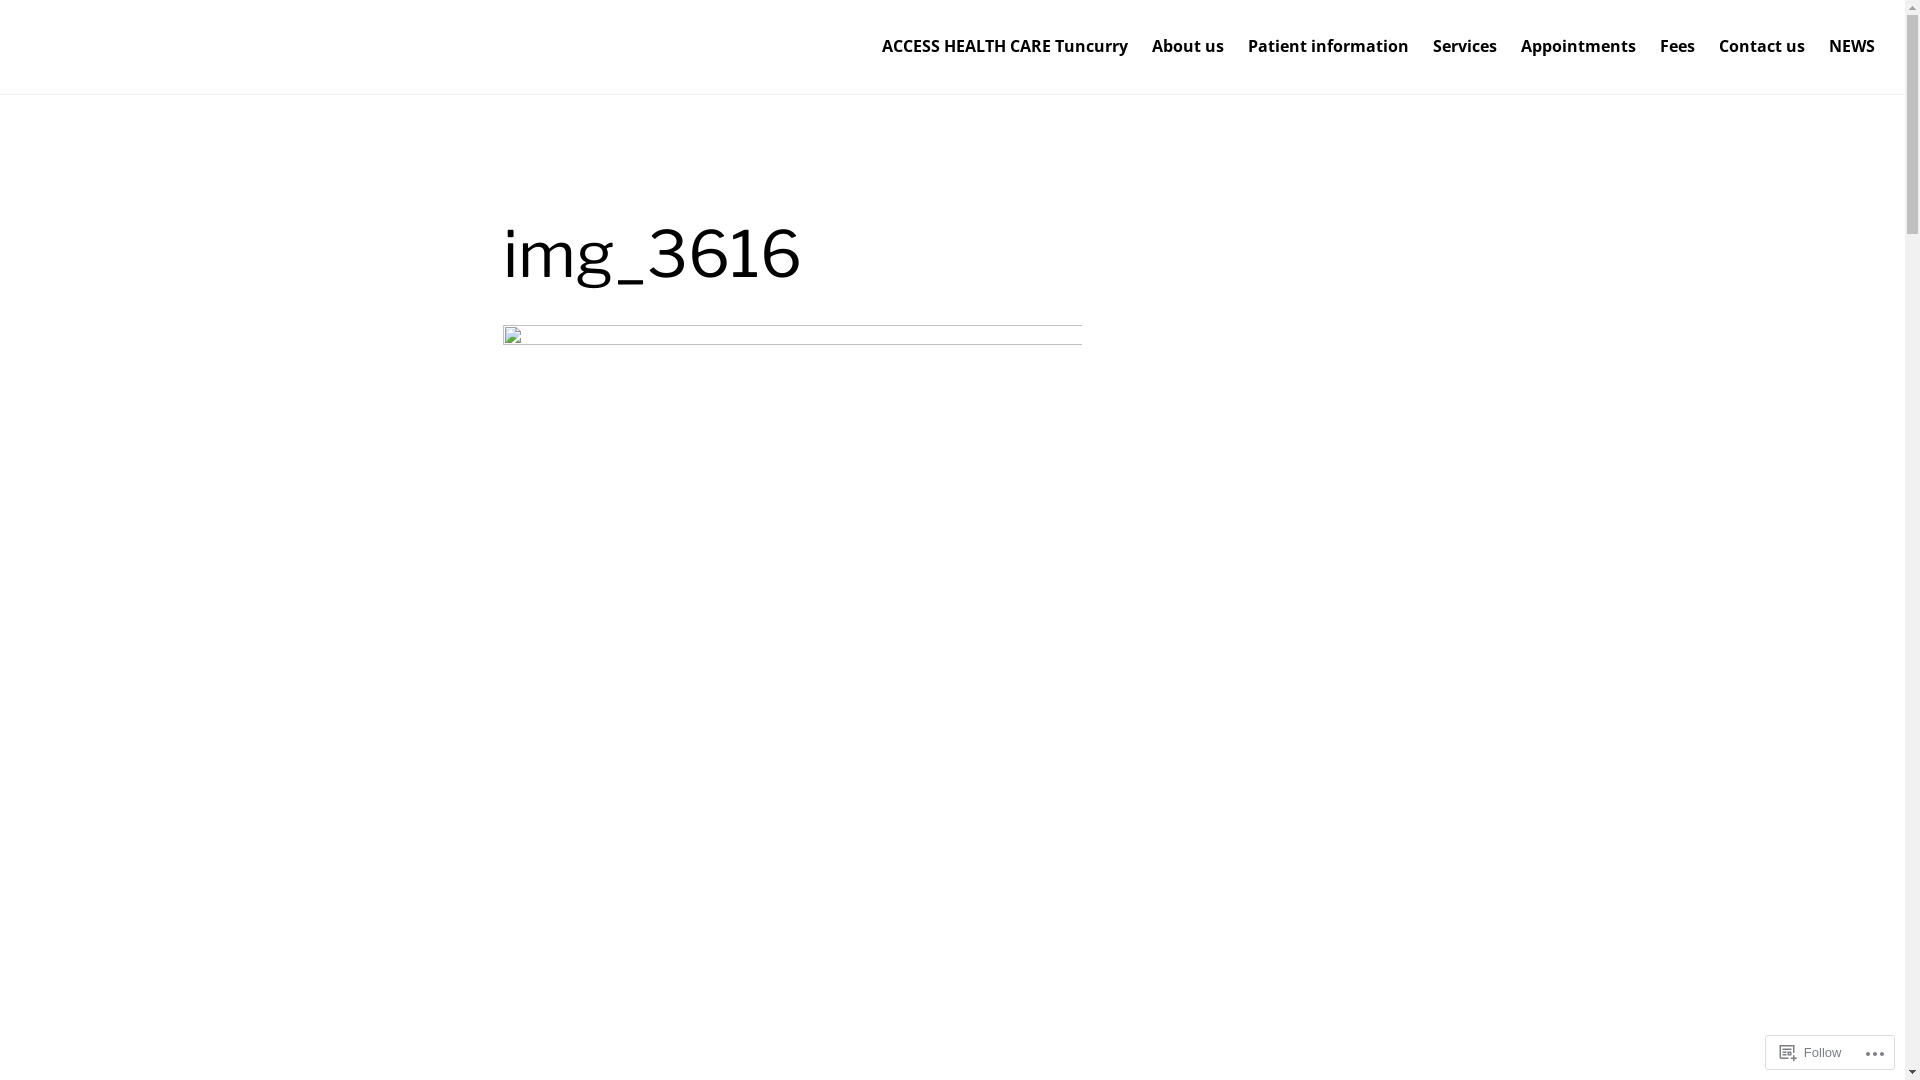  I want to click on 'Access Health Care Tuncurry', so click(248, 65).